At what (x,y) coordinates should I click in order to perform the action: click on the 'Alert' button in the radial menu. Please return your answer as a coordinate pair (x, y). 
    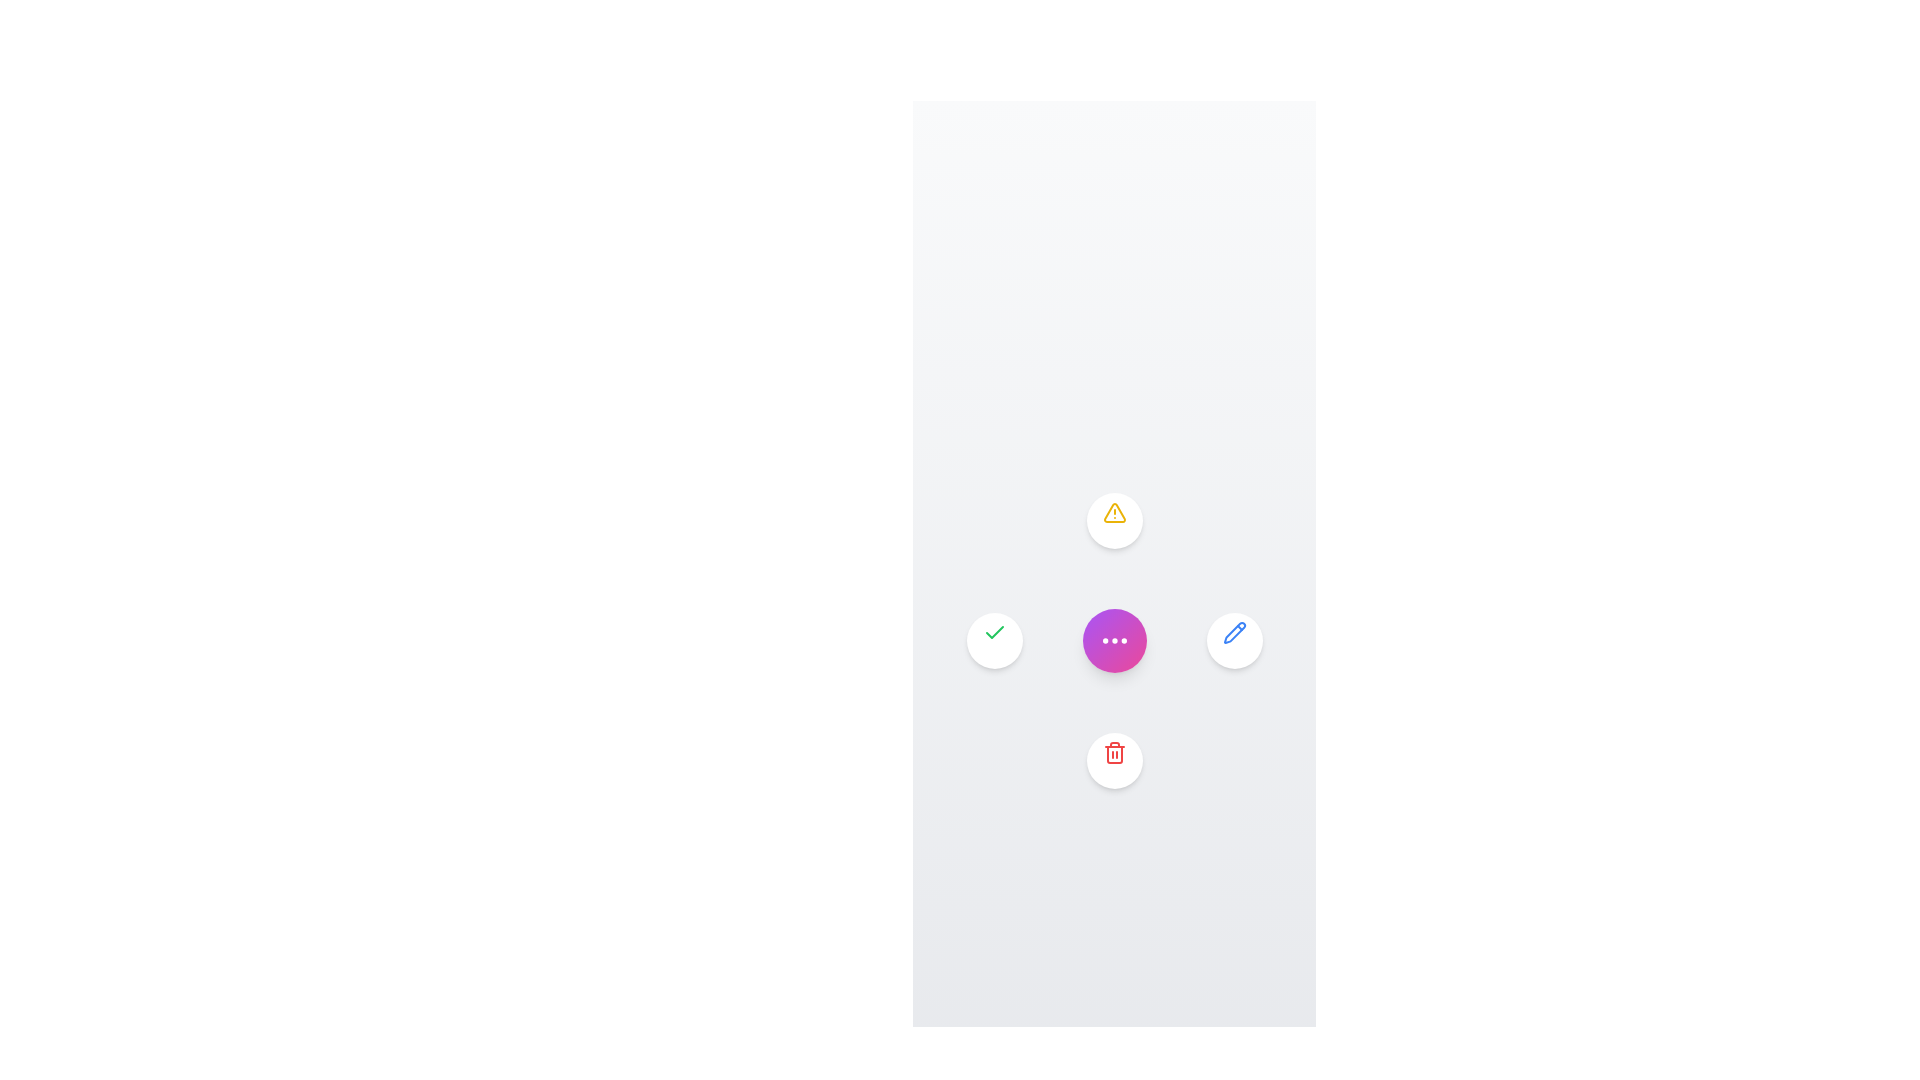
    Looking at the image, I should click on (1113, 519).